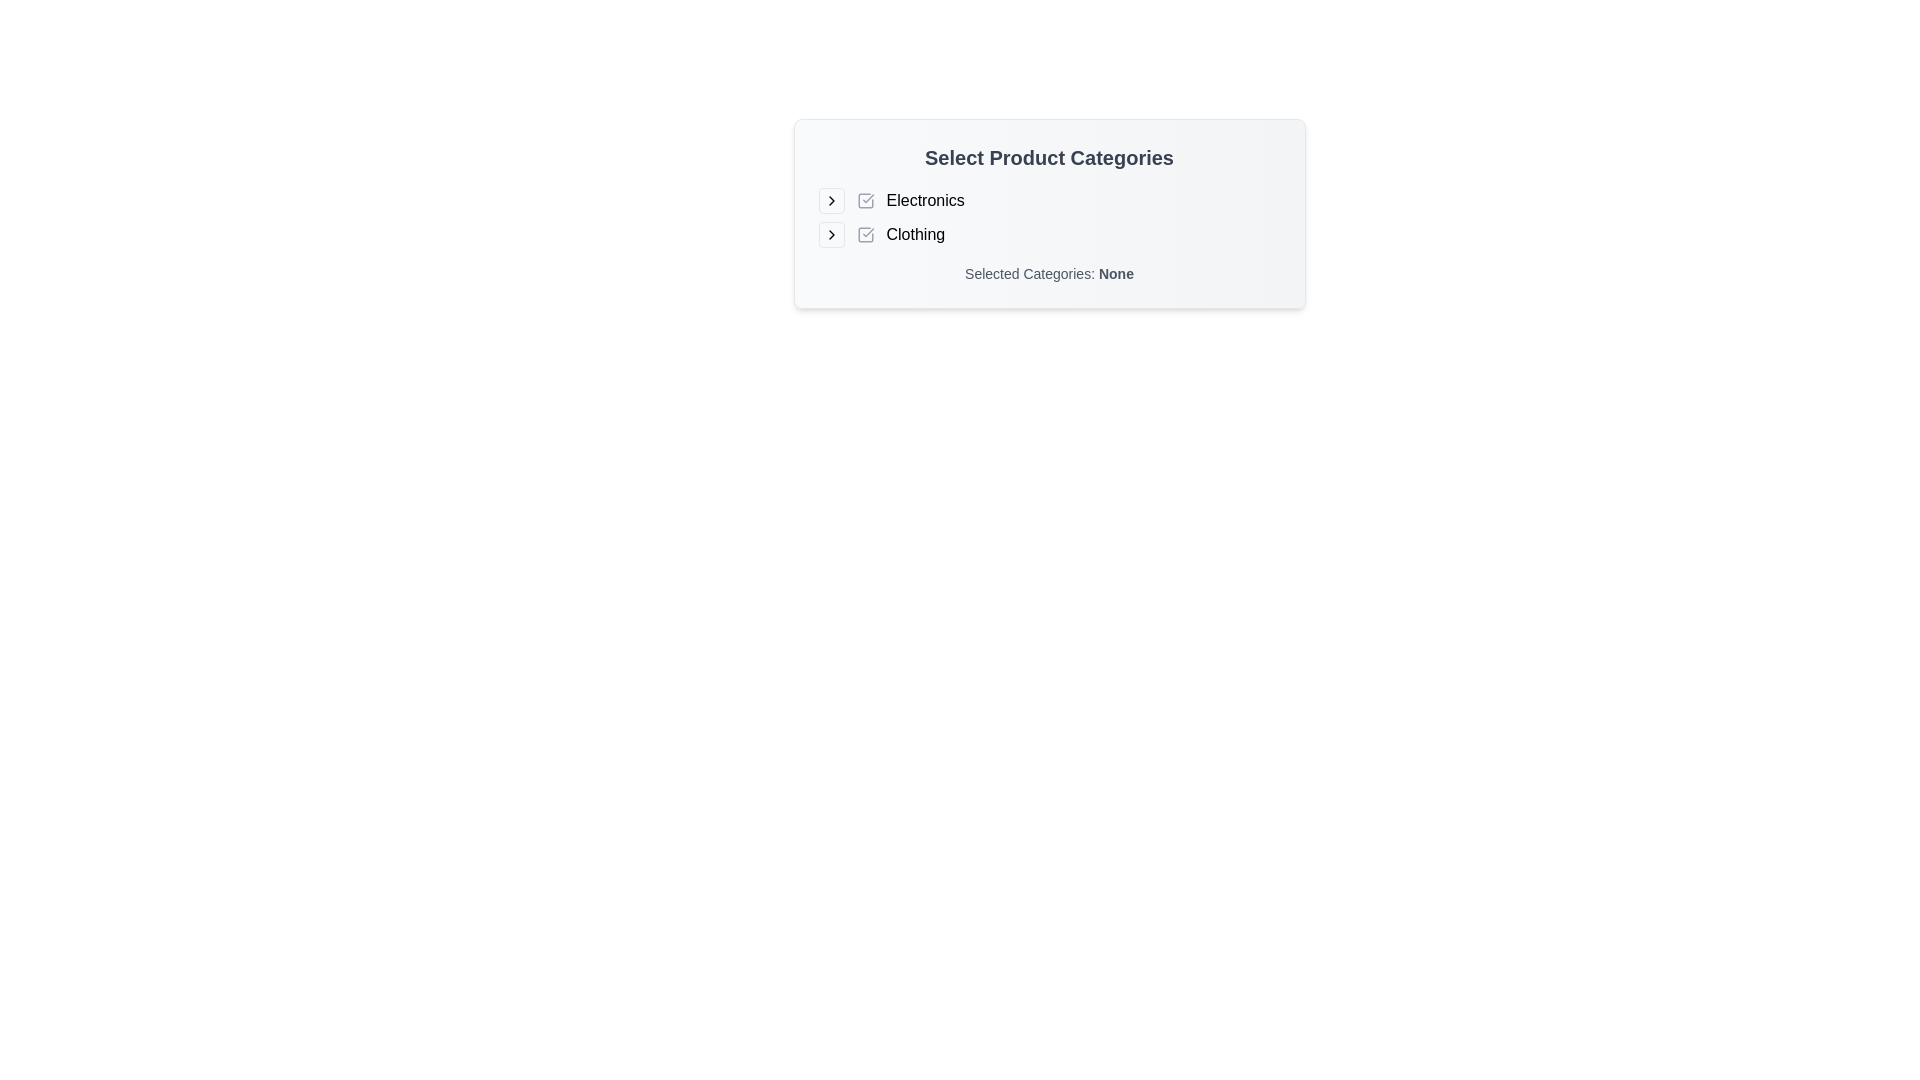 The image size is (1920, 1080). Describe the element at coordinates (924, 200) in the screenshot. I see `the text label displaying 'Electronics' in a black sans-serif font, which is positioned to the right of a checkbox and an arrow icon, under the title 'Select Product Categories'` at that location.